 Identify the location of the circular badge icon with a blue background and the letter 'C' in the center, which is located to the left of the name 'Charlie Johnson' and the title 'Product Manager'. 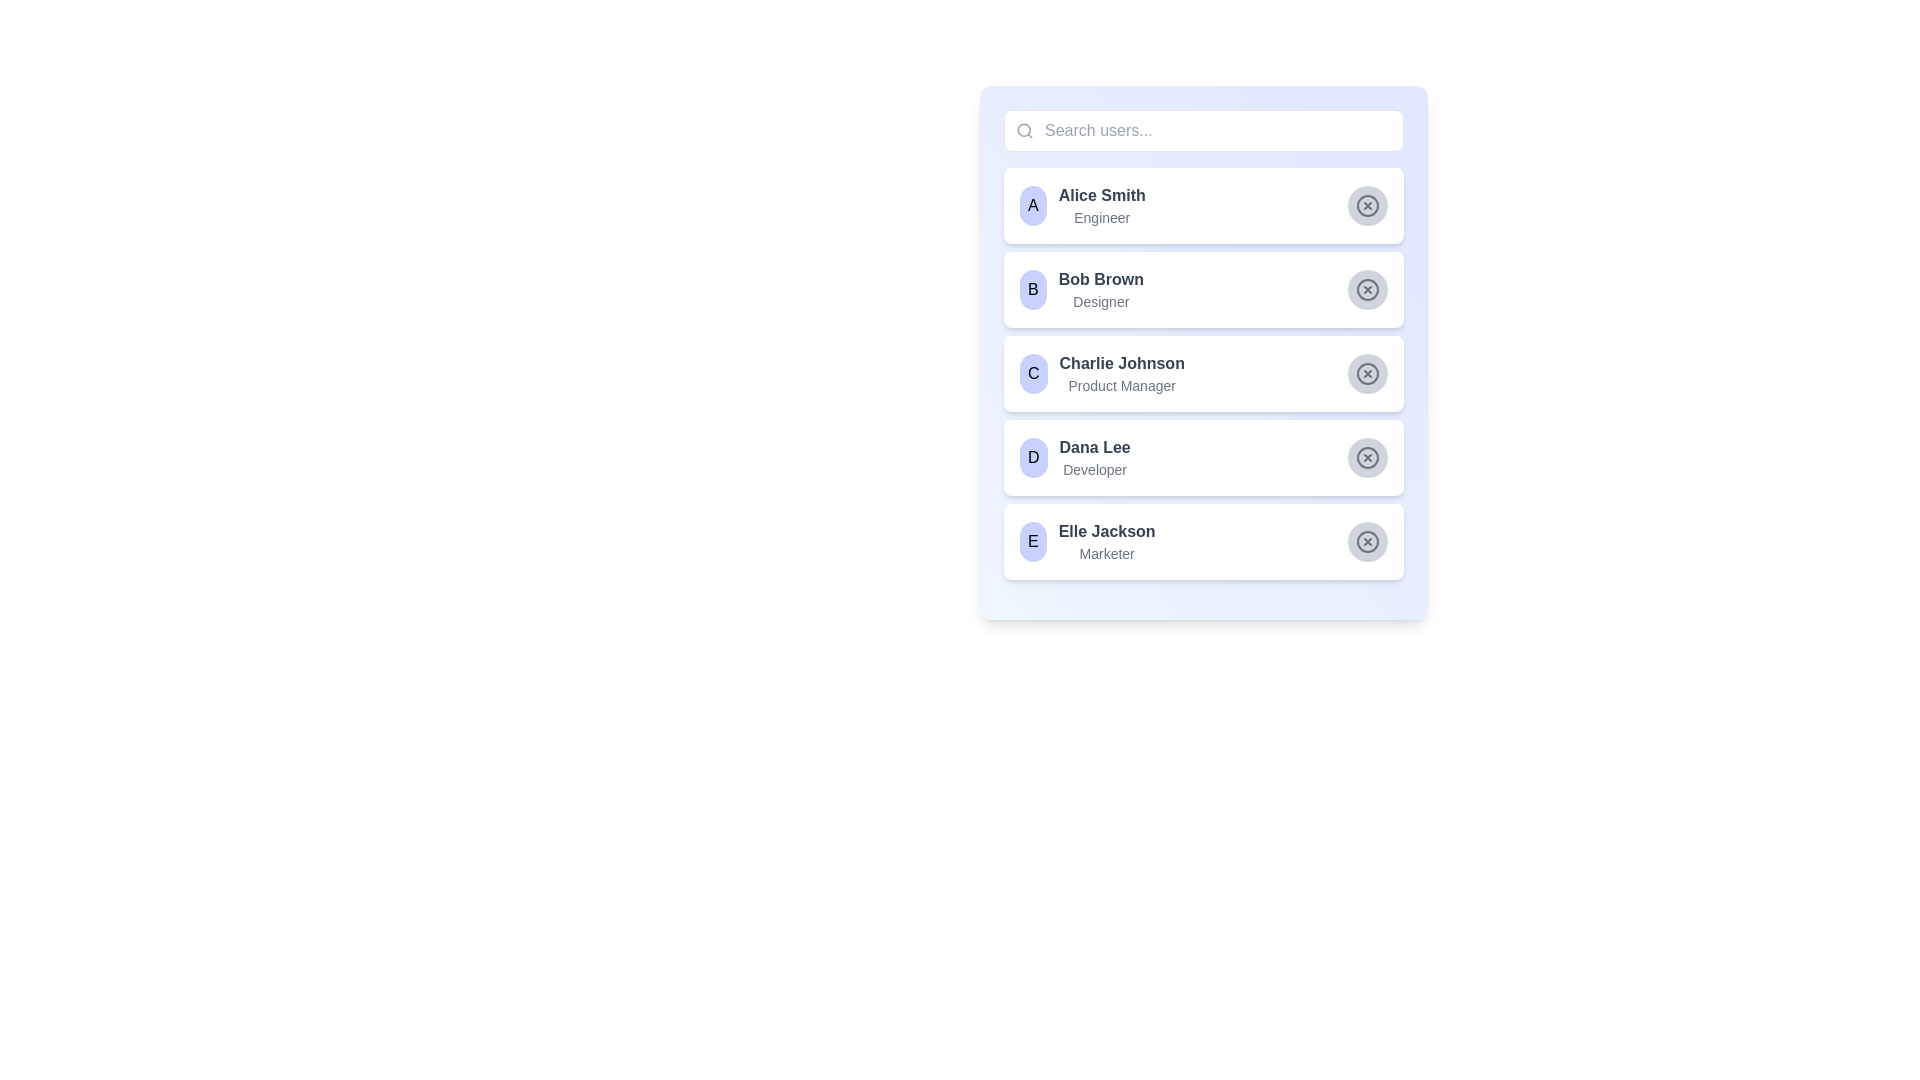
(1033, 374).